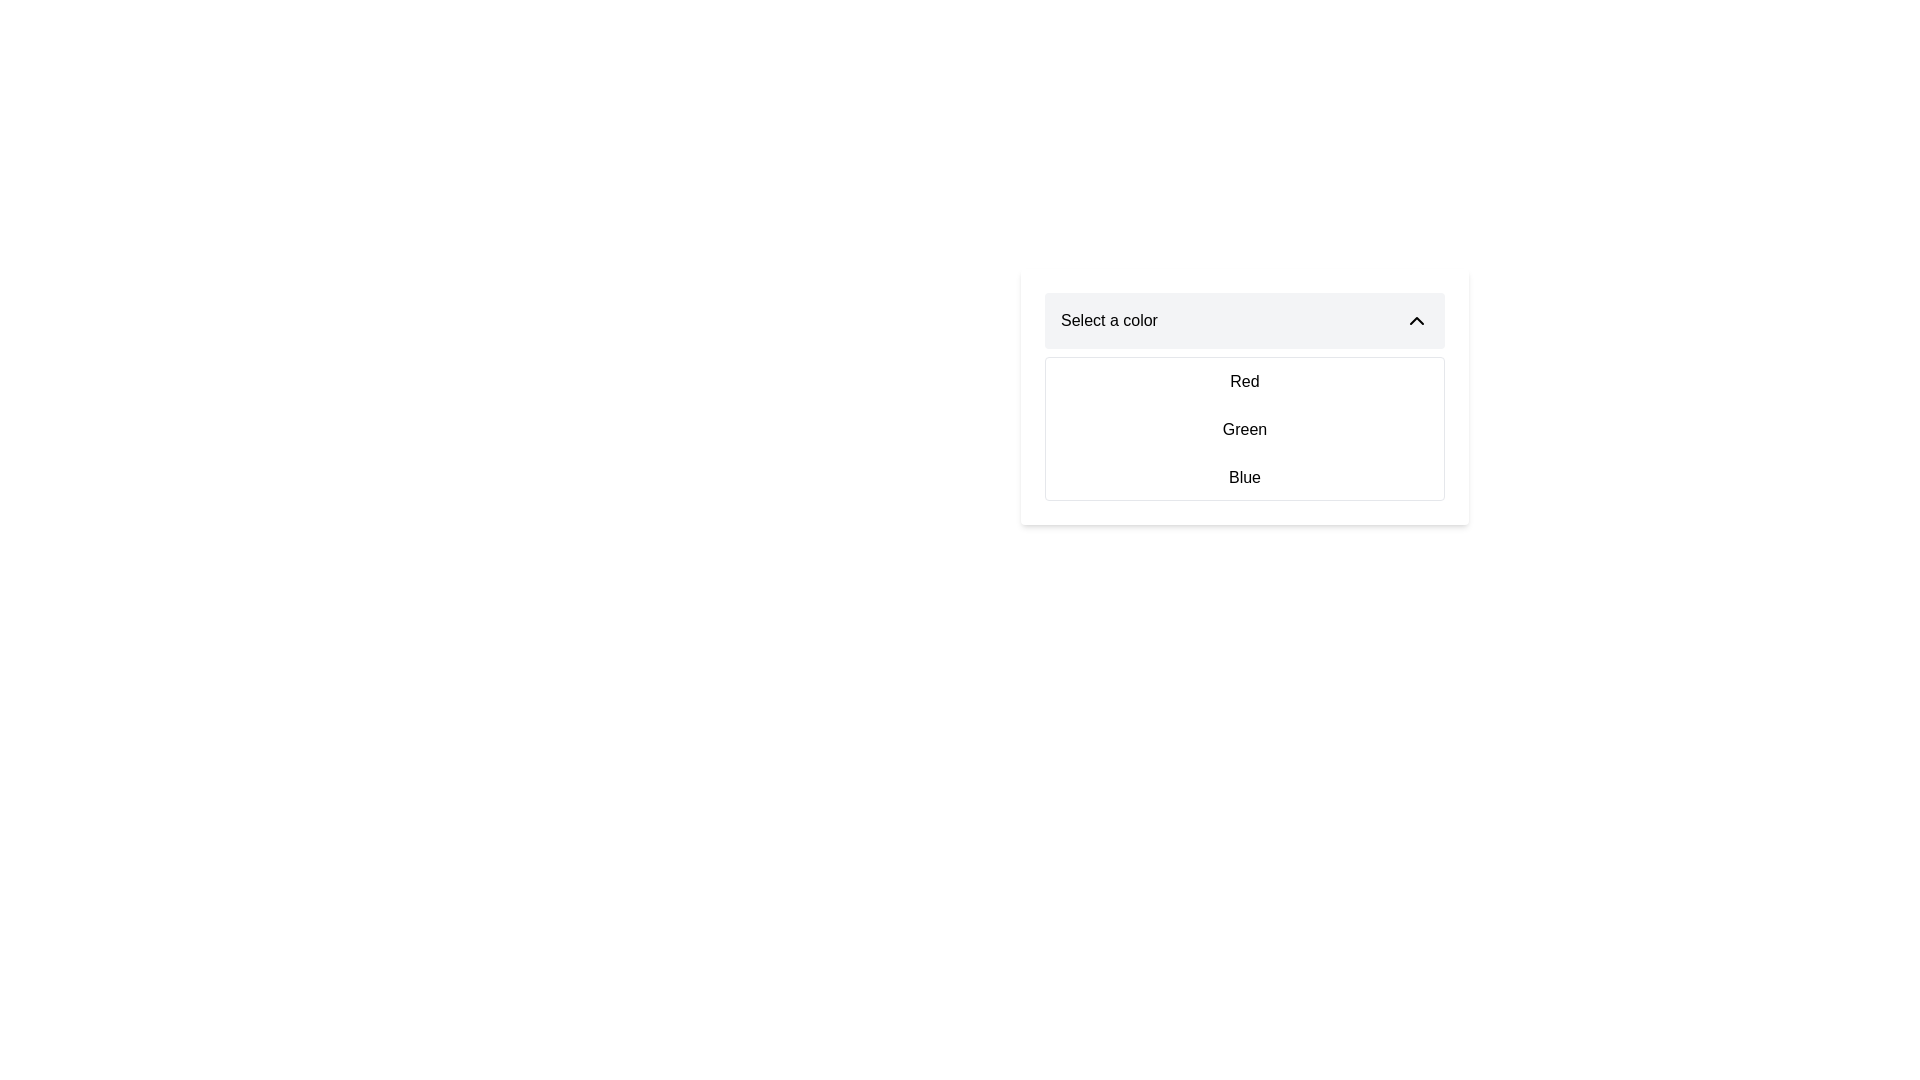 Image resolution: width=1920 pixels, height=1080 pixels. Describe the element at coordinates (1108, 319) in the screenshot. I see `the text label that reads 'Select a color', which is styled in medium gray and located on the left side of a light gray bar with rounded corners` at that location.